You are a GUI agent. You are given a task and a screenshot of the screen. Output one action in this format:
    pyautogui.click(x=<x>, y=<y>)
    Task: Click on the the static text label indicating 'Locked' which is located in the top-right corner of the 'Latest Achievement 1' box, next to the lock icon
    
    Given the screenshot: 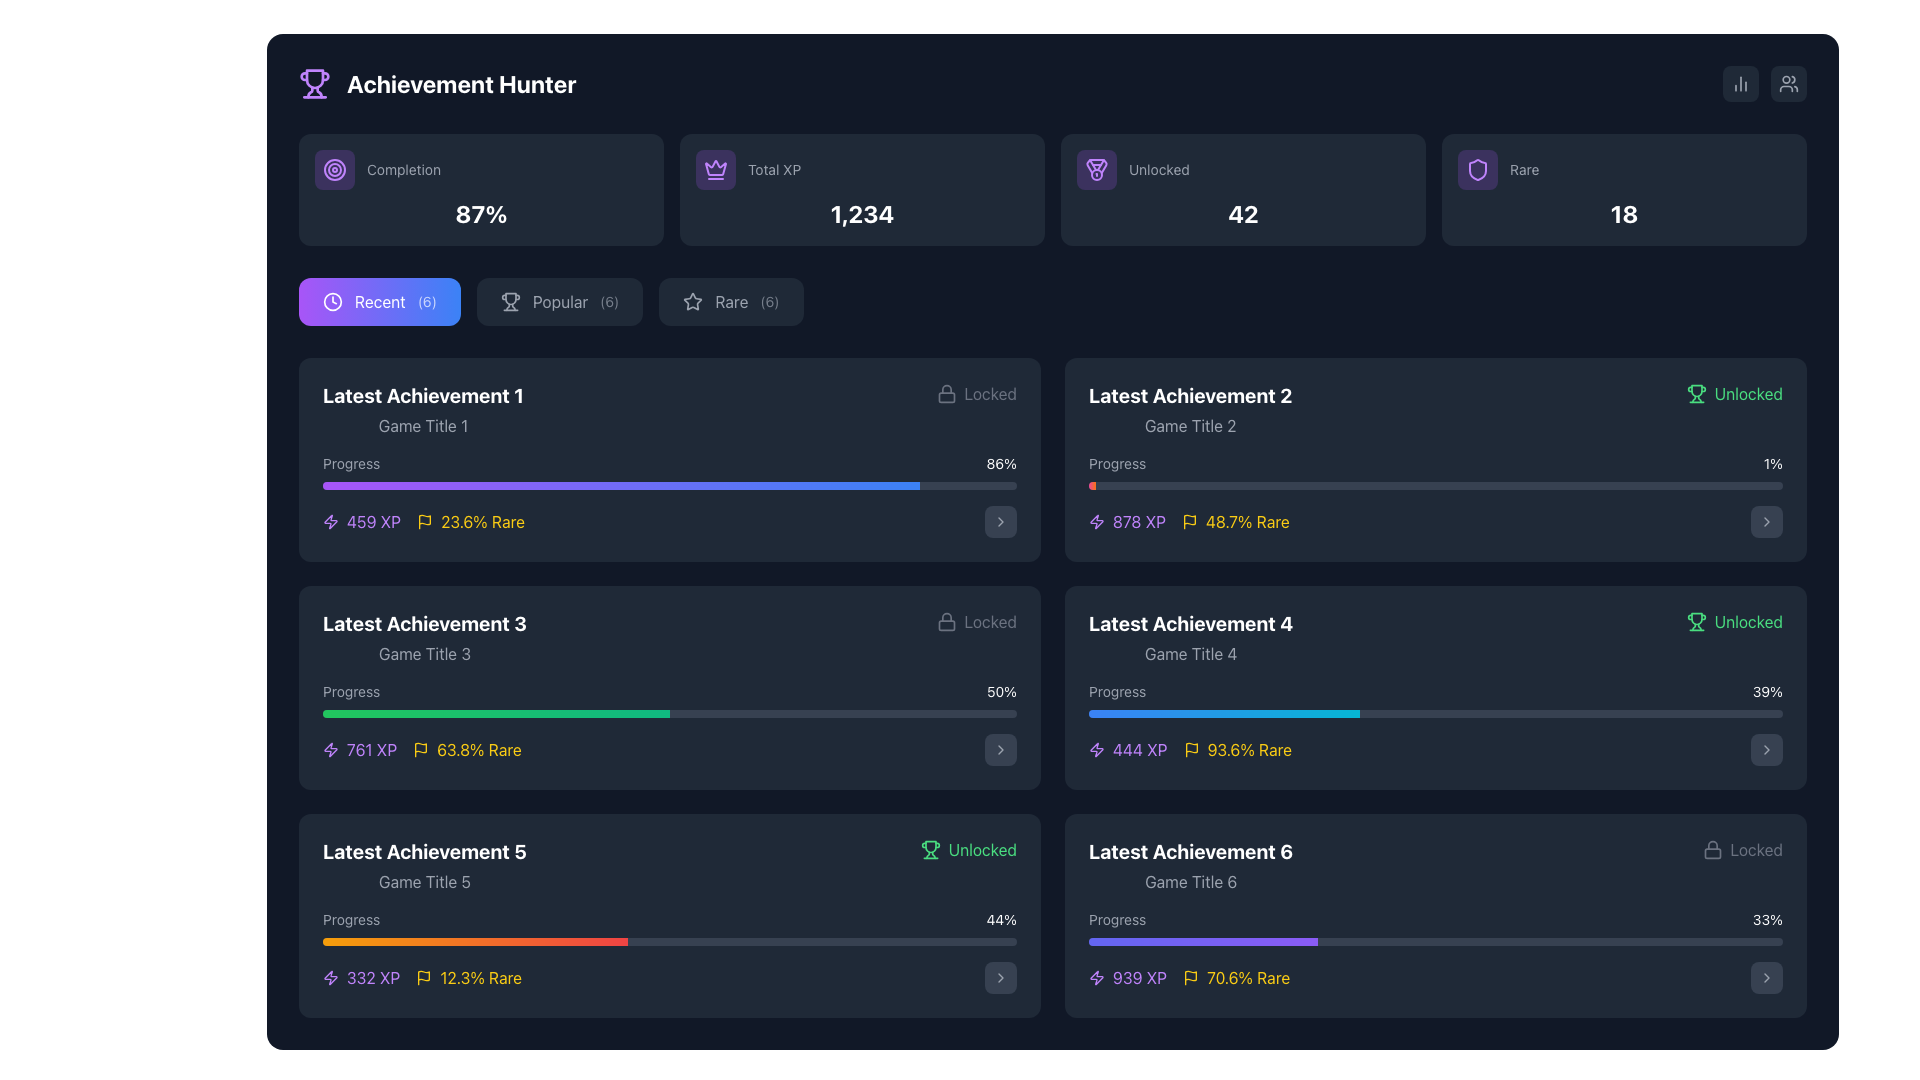 What is the action you would take?
    pyautogui.click(x=990, y=393)
    